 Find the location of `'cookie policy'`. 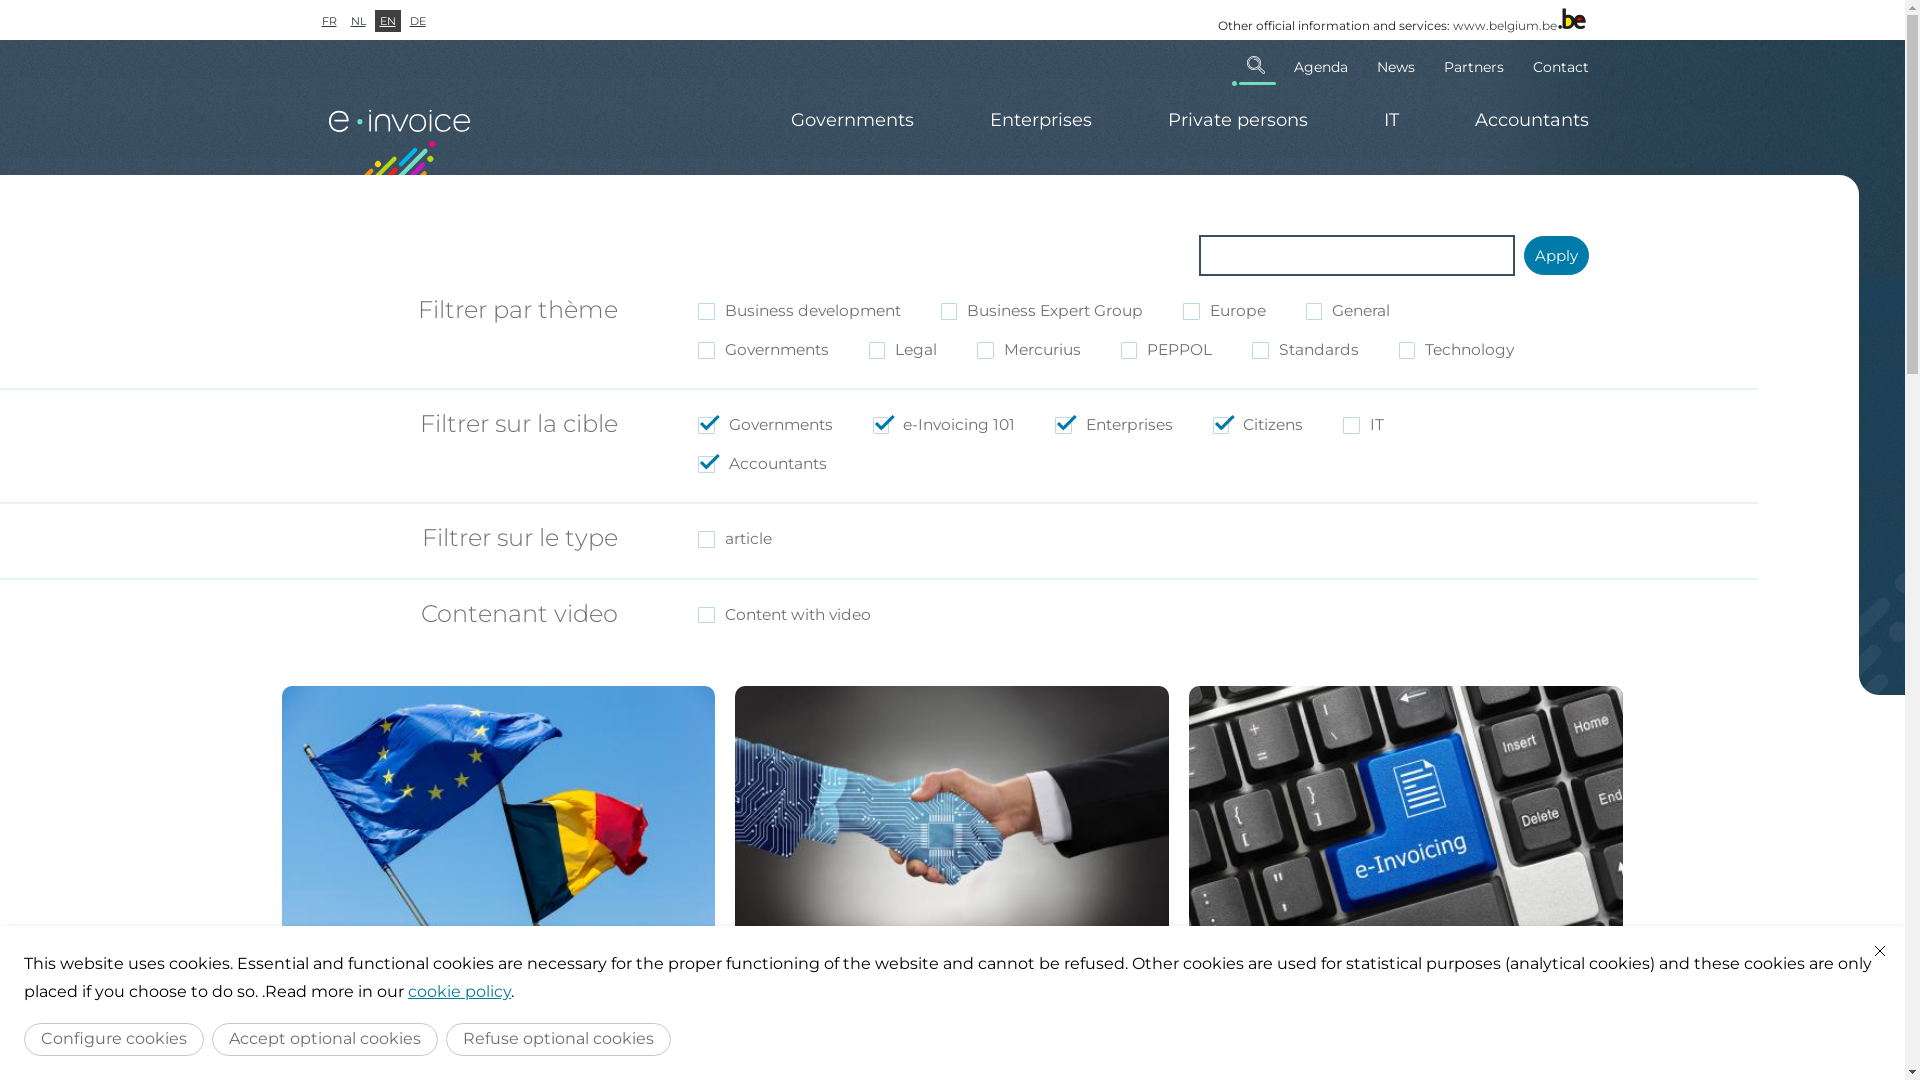

'cookie policy' is located at coordinates (407, 991).